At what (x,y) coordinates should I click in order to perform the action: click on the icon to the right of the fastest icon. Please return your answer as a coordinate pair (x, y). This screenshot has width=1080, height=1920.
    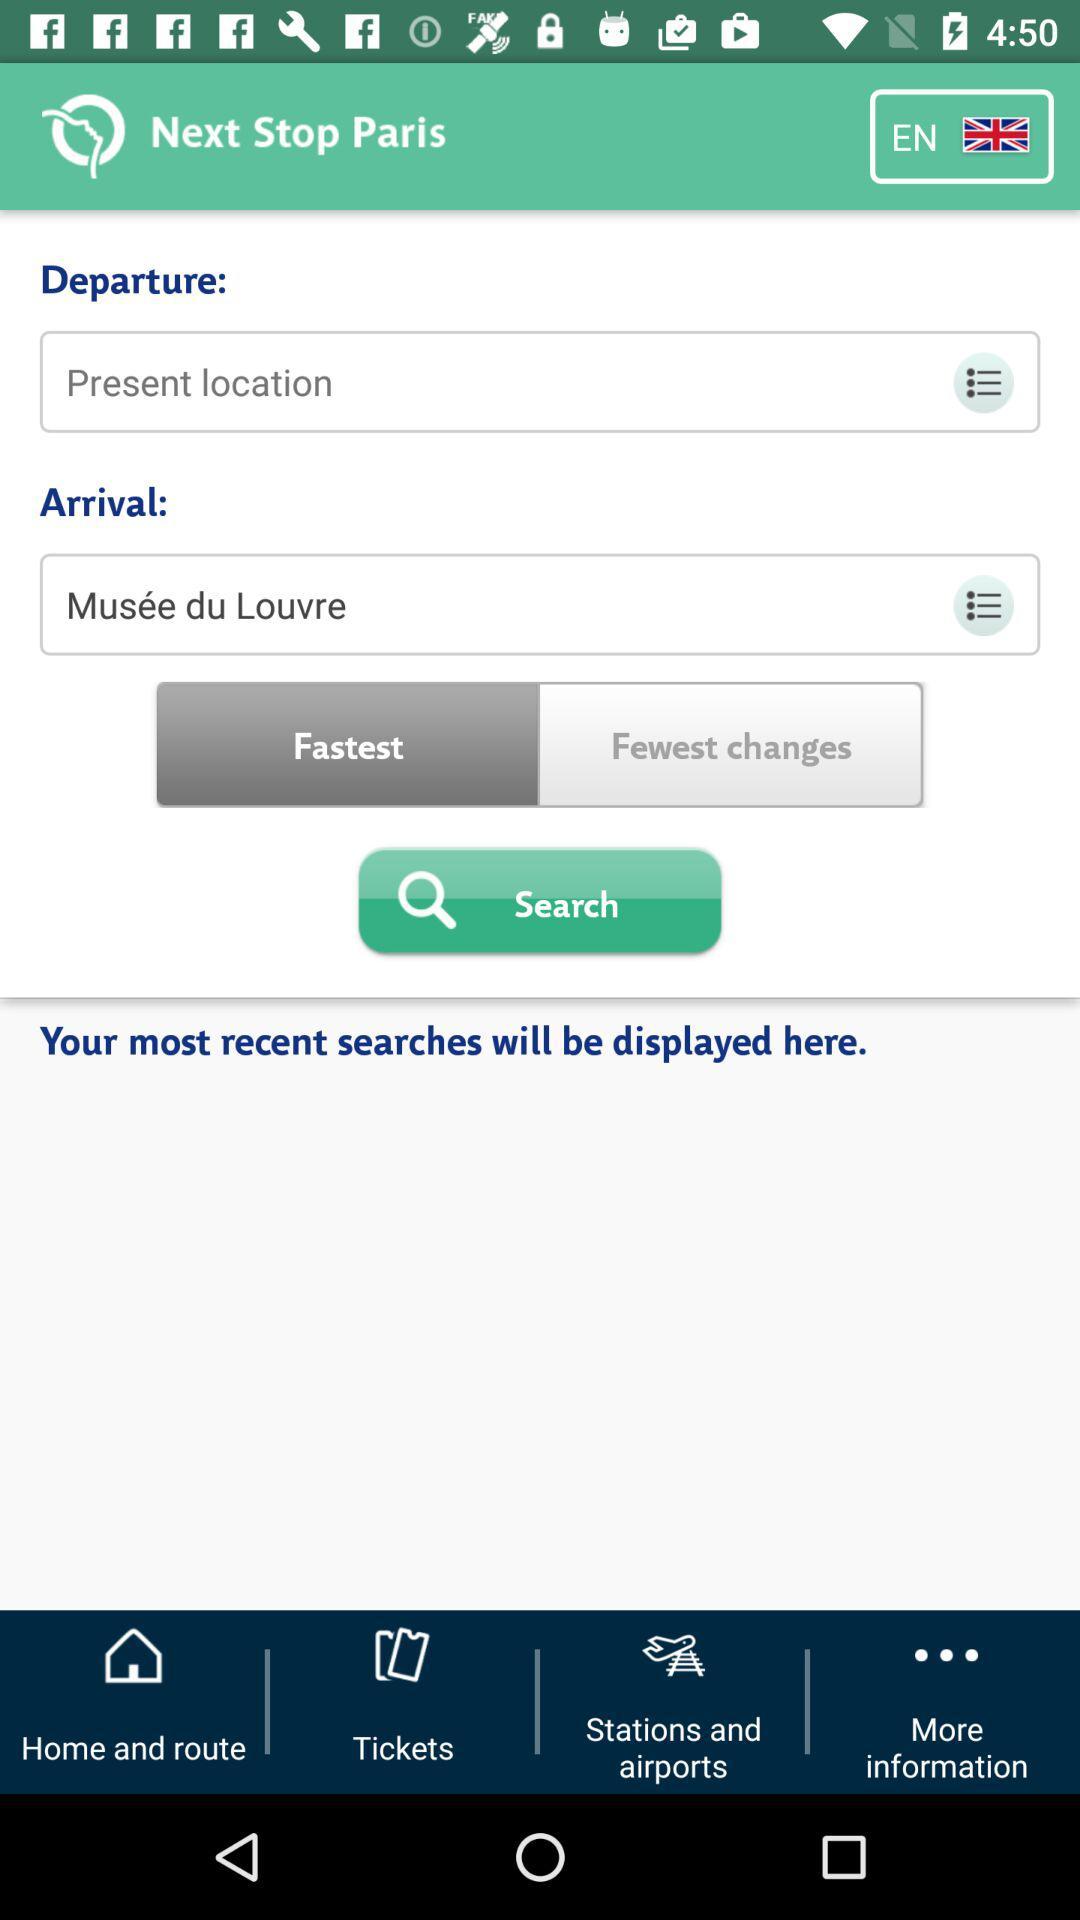
    Looking at the image, I should click on (731, 743).